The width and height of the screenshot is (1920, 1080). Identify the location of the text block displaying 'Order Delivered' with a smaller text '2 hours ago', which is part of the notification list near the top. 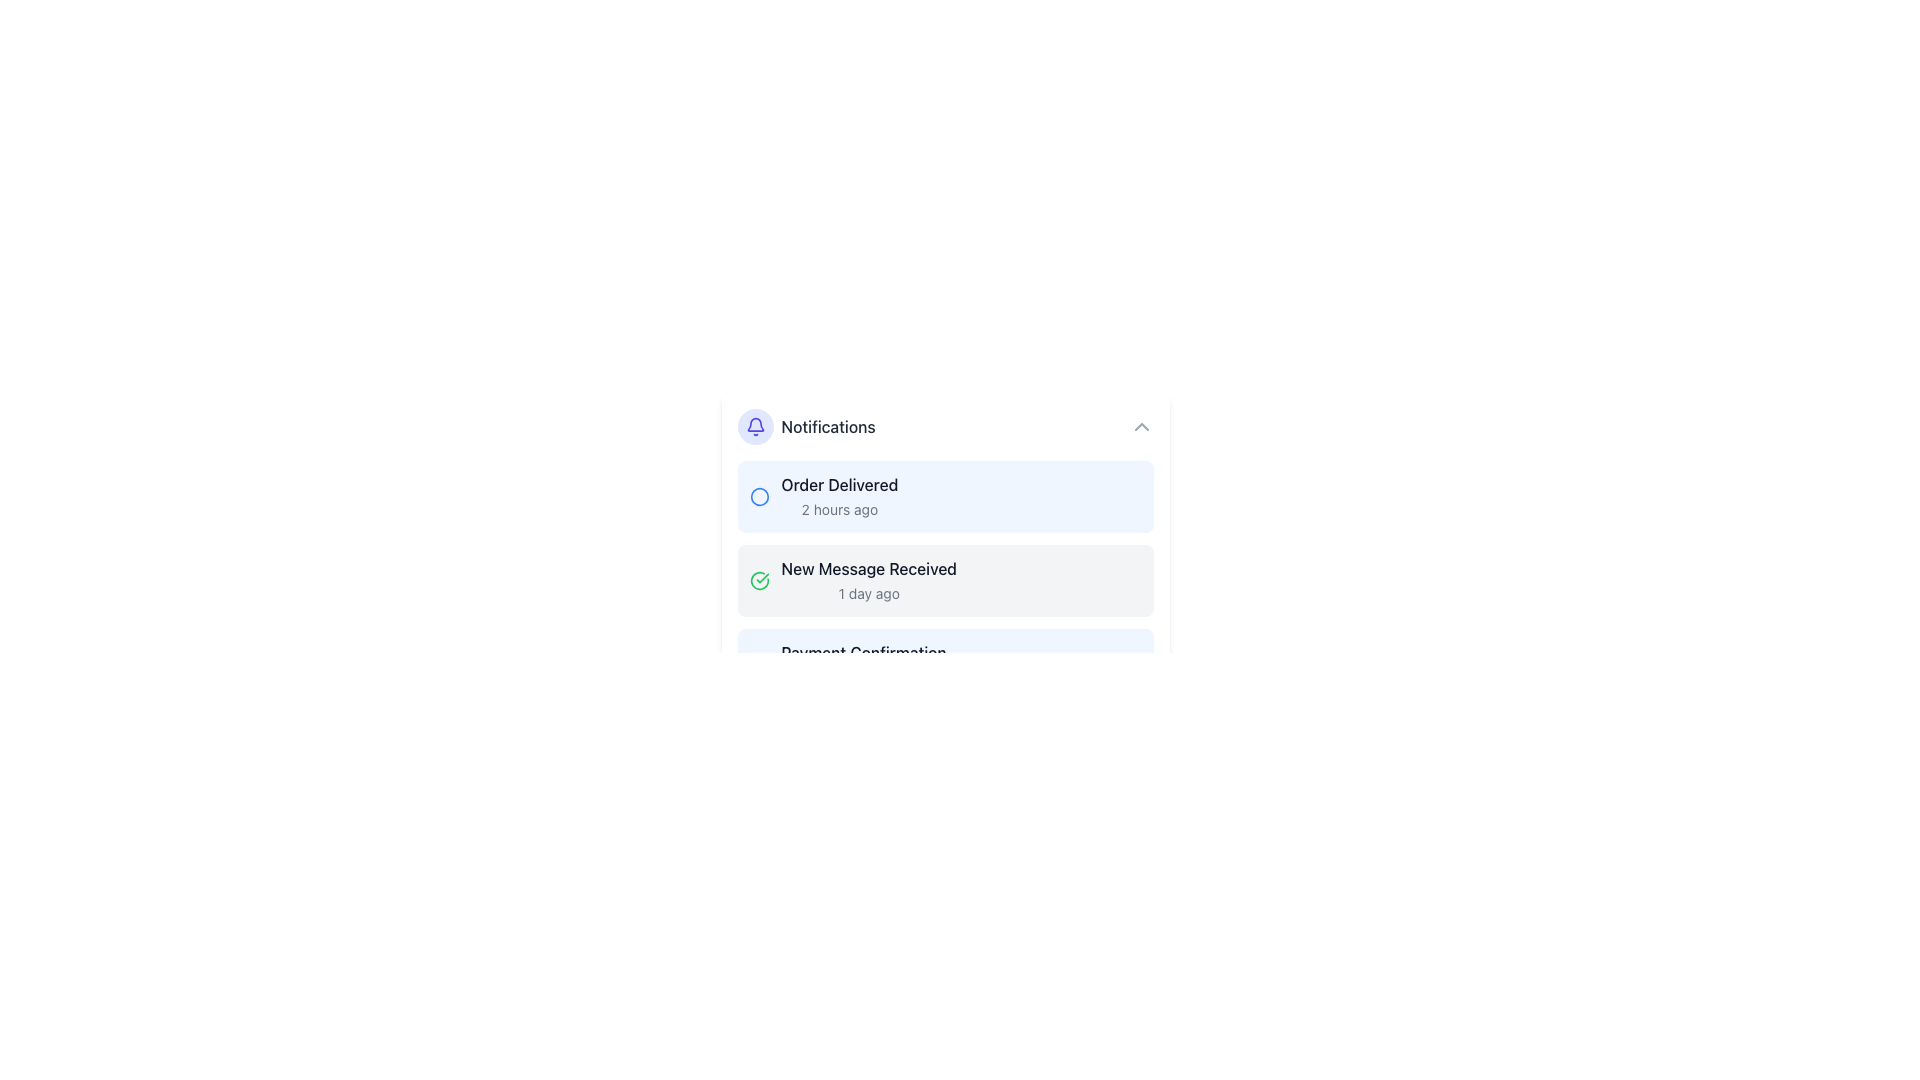
(839, 496).